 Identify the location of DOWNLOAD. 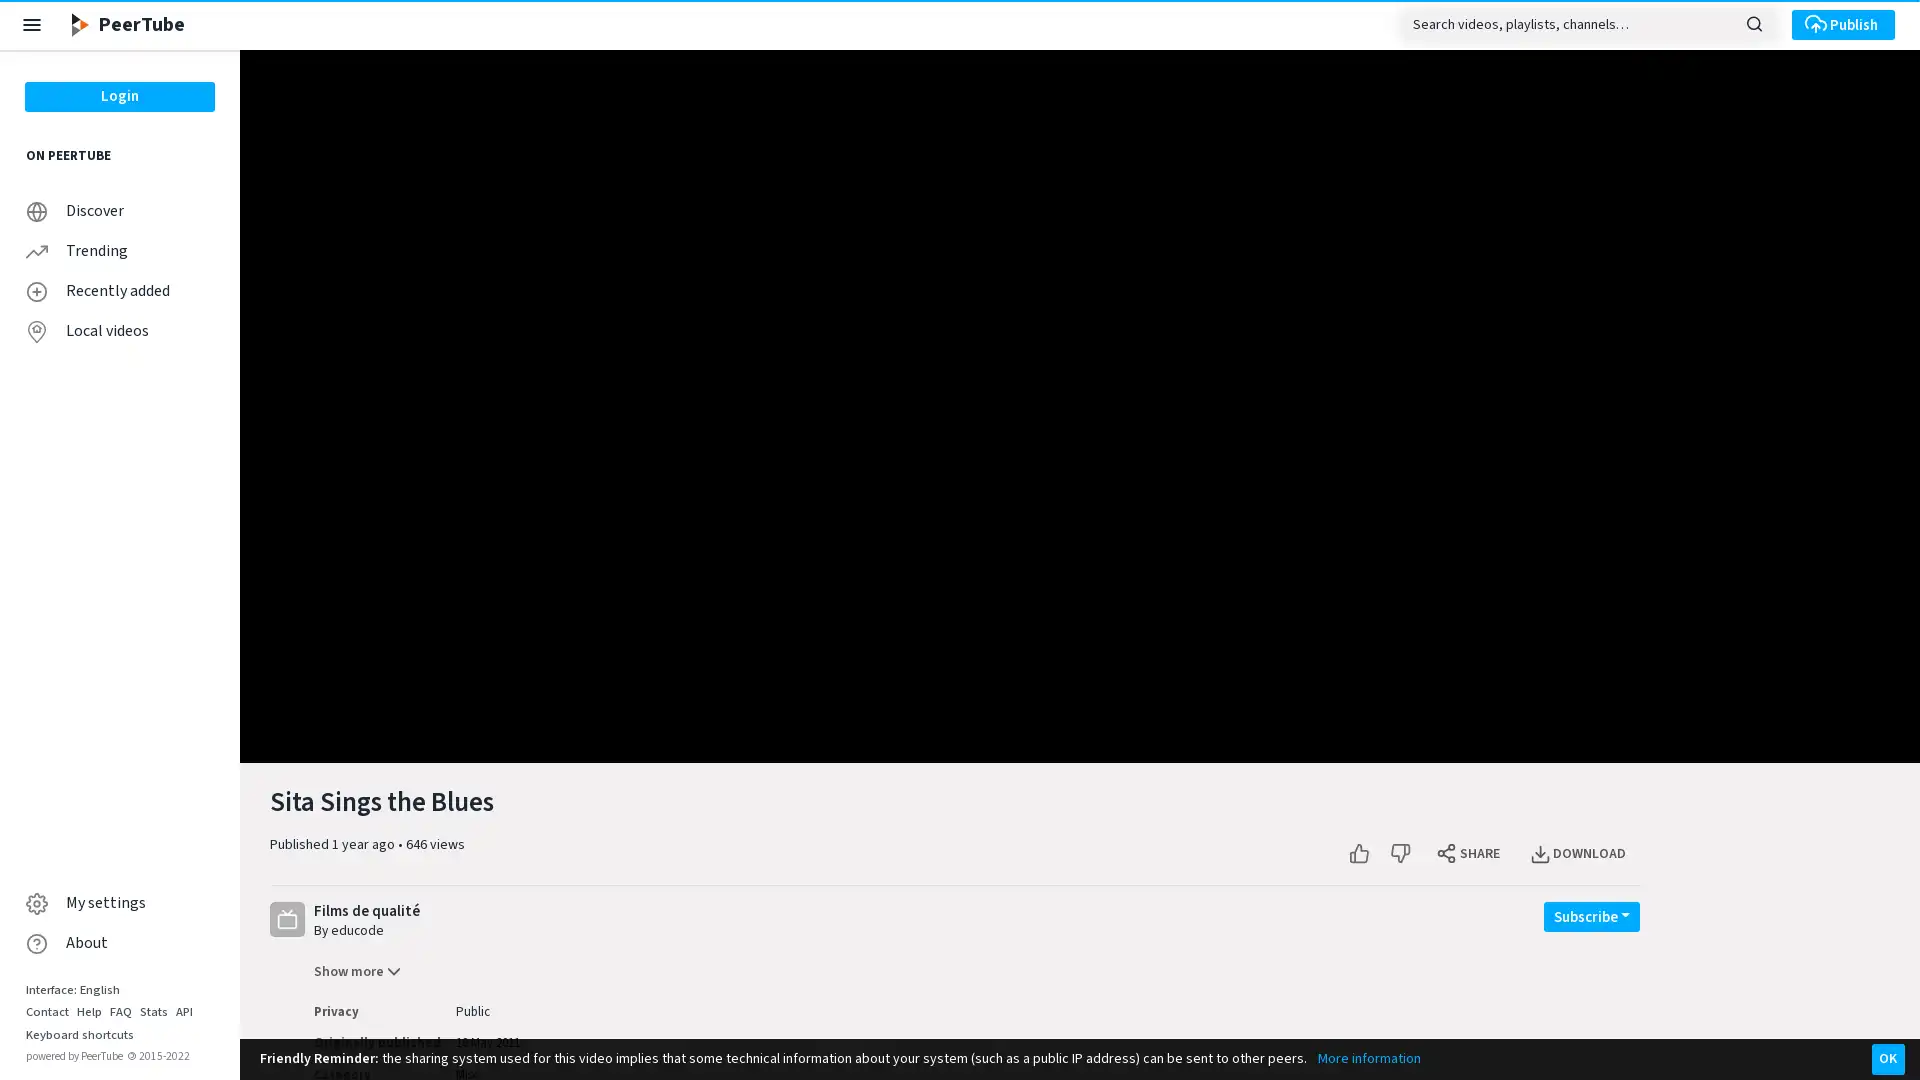
(1578, 853).